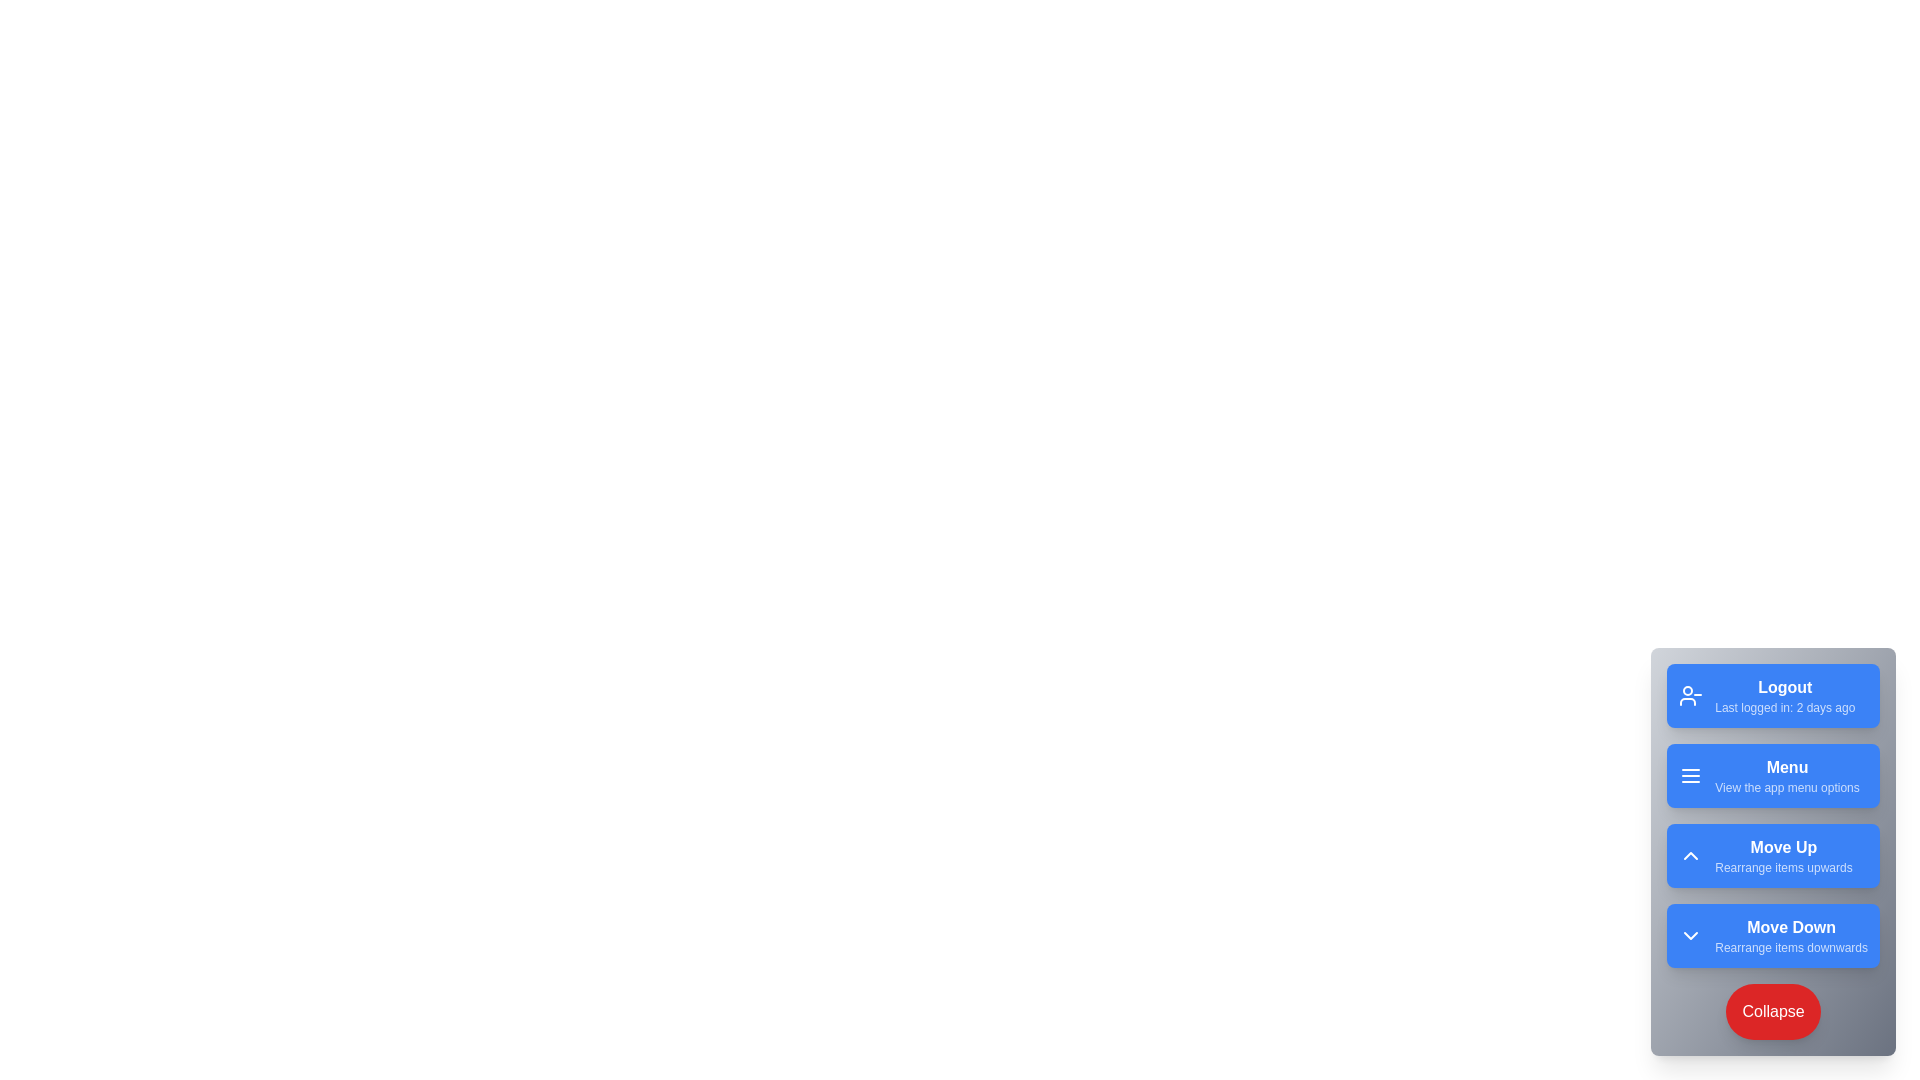 The image size is (1920, 1080). What do you see at coordinates (1785, 694) in the screenshot?
I see `text on the text-based UI component styled as a button that provides informational feedback about the last login date, located at the top of the sidebar interface` at bounding box center [1785, 694].